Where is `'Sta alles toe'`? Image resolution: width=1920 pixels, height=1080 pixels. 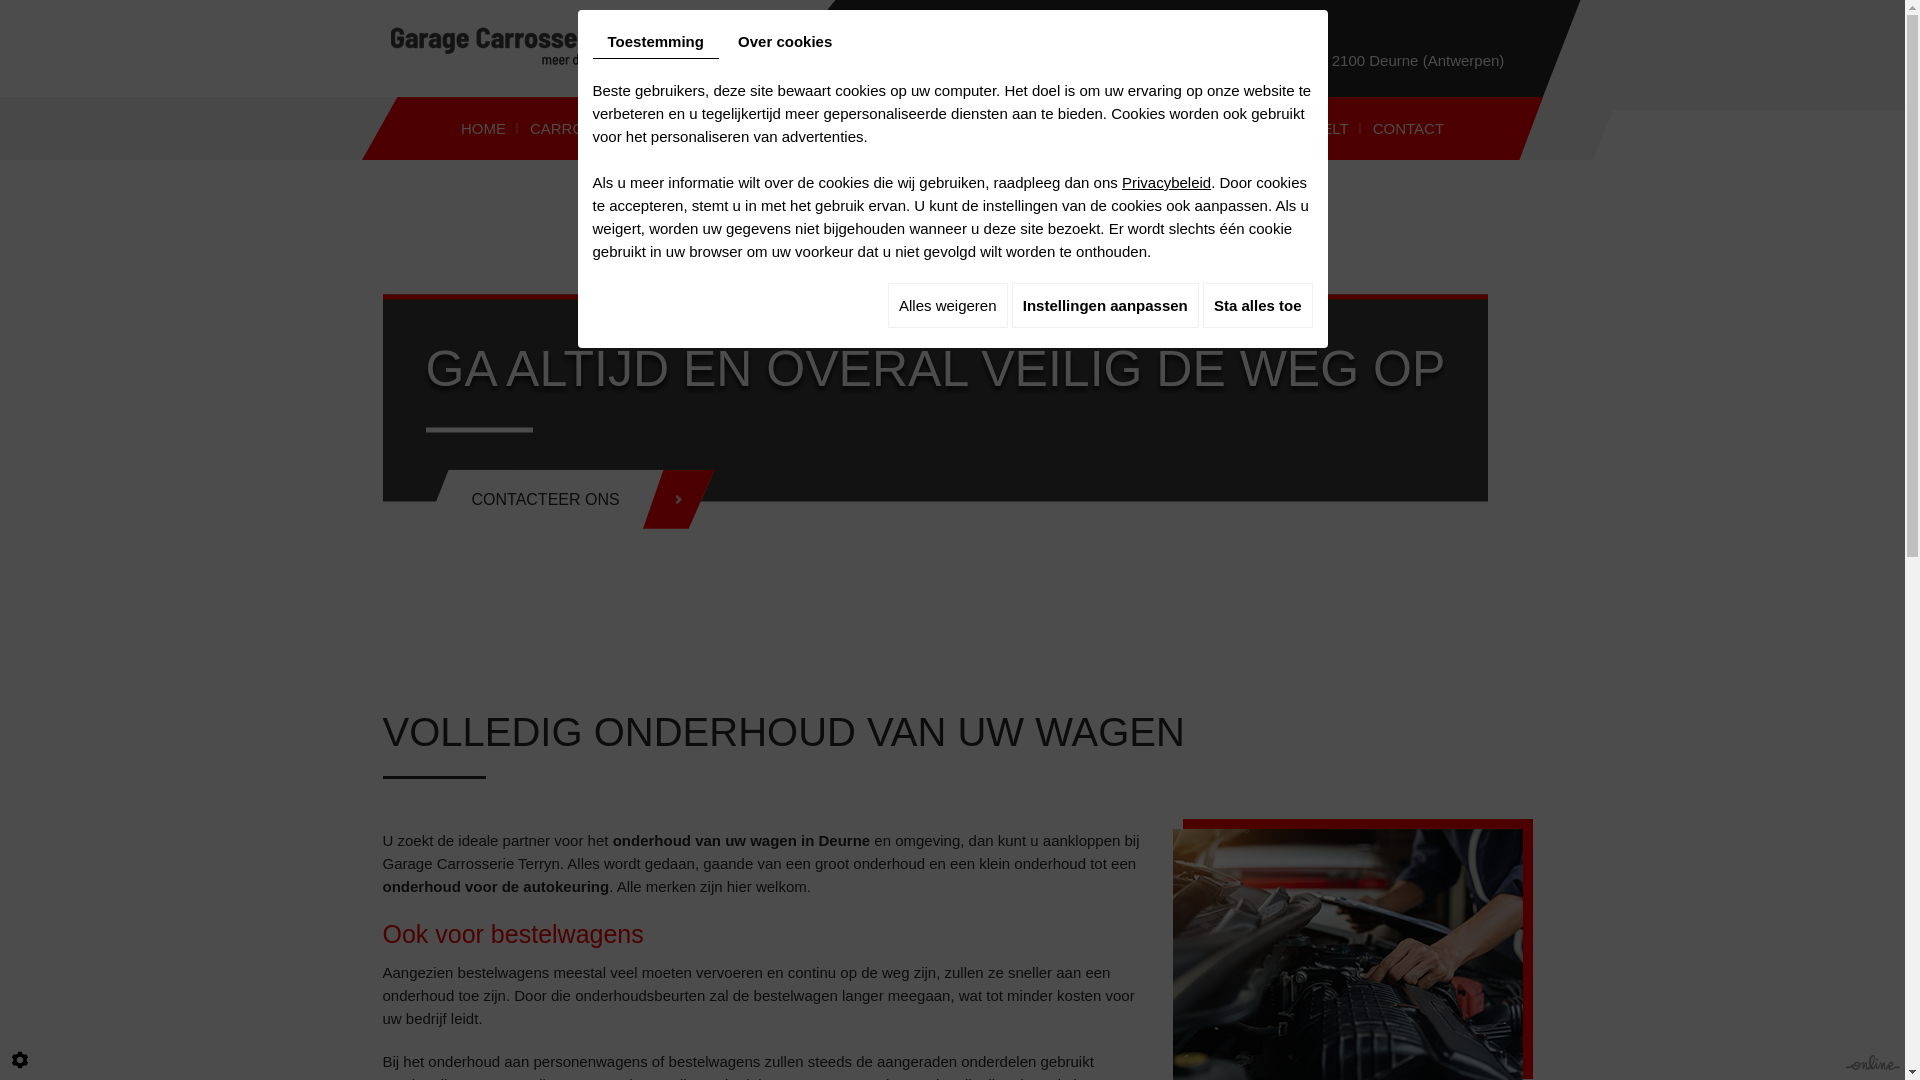 'Sta alles toe' is located at coordinates (1256, 305).